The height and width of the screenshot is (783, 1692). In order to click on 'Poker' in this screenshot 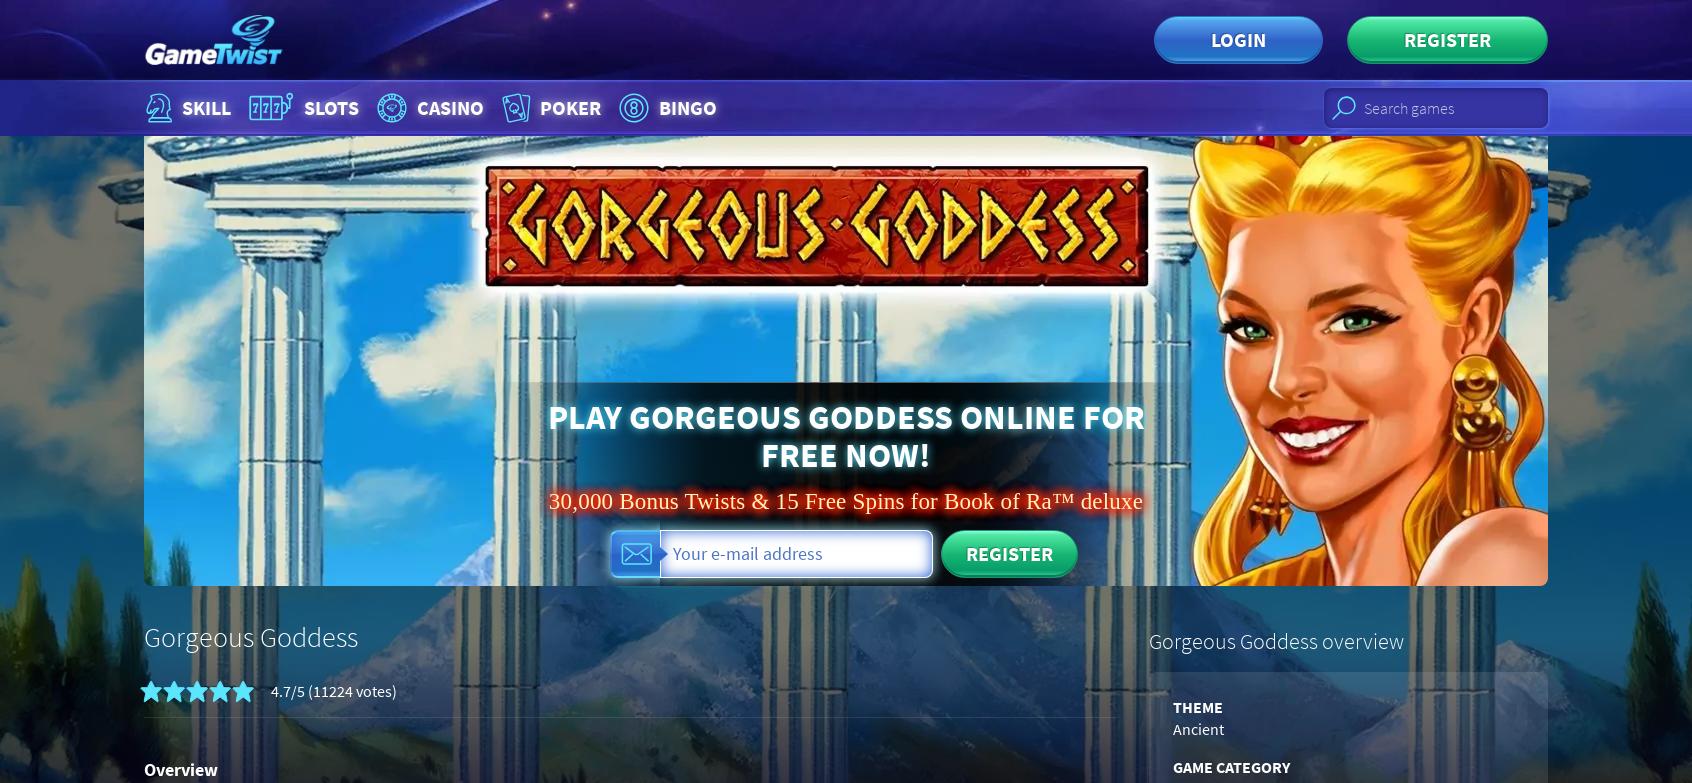, I will do `click(569, 107)`.